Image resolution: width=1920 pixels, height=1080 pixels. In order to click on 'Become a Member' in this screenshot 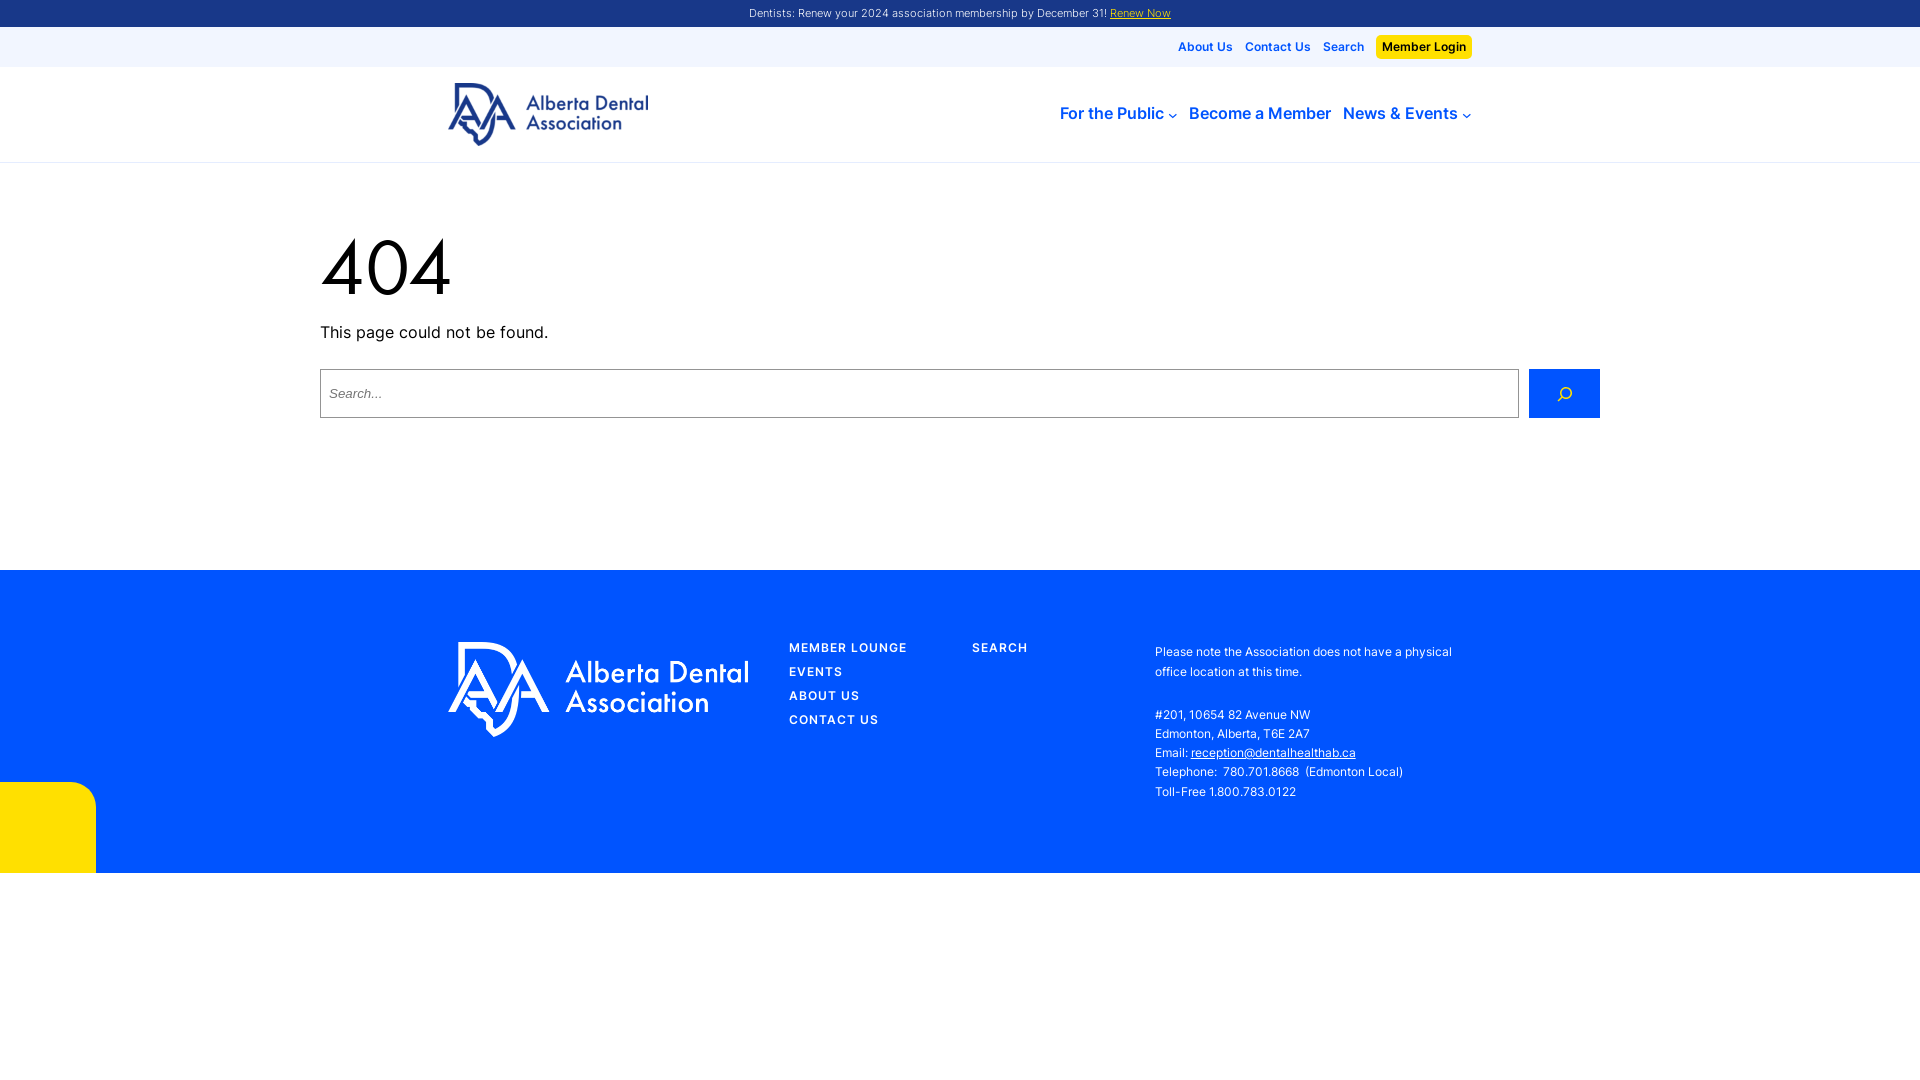, I will do `click(1258, 114)`.